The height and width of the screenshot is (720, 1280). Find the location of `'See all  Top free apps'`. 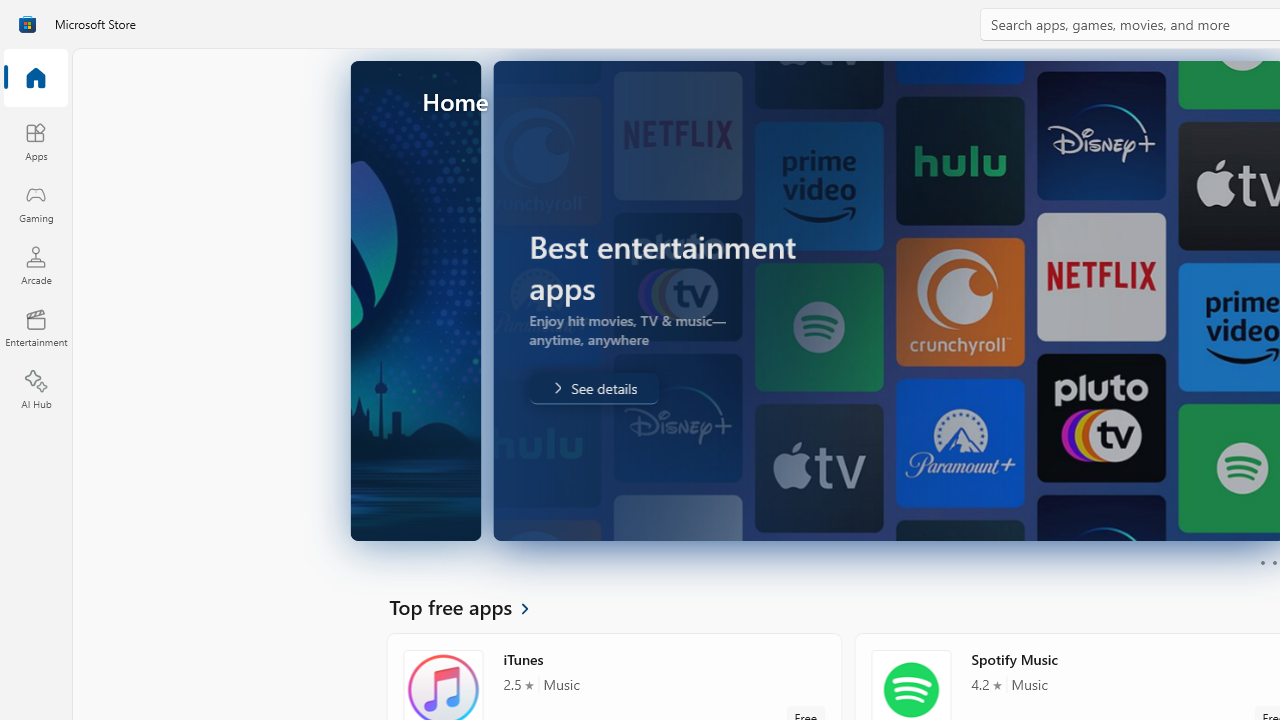

'See all  Top free apps' is located at coordinates (470, 605).